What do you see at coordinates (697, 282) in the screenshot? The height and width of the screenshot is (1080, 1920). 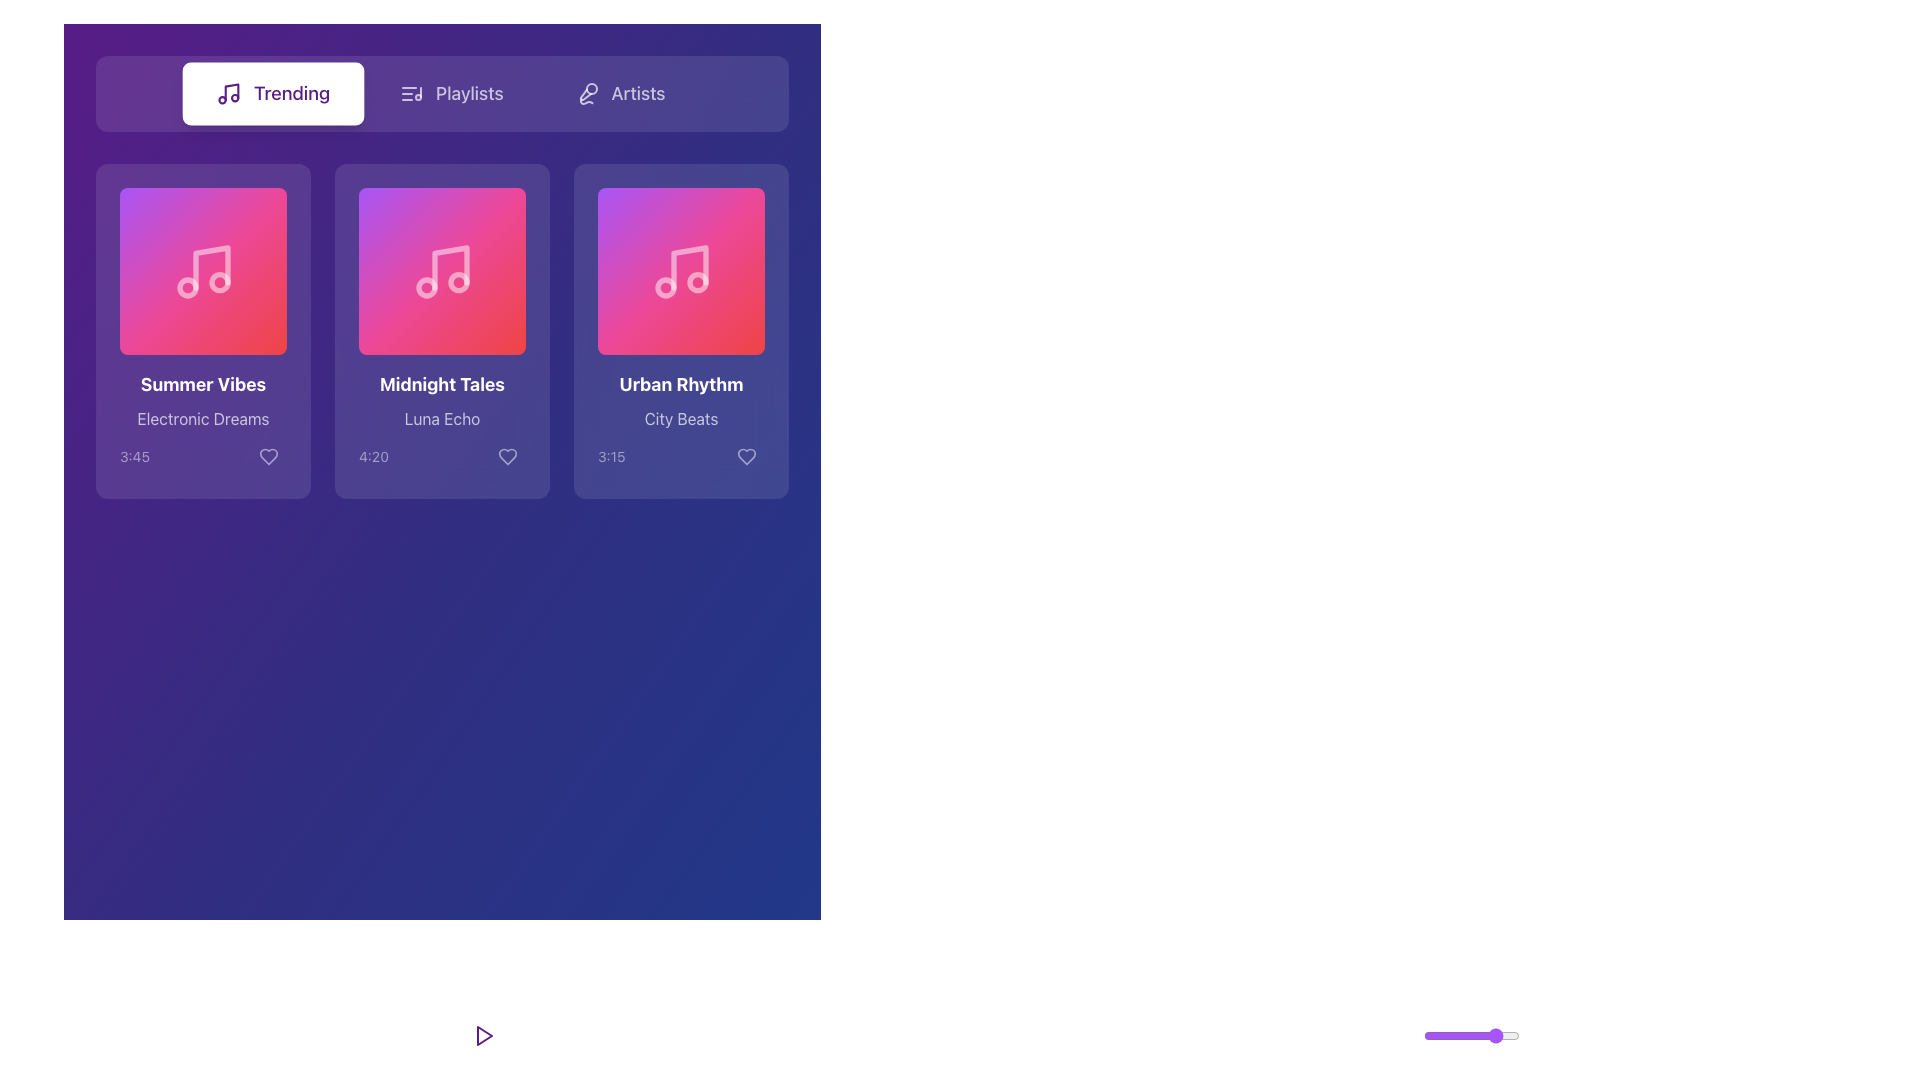 I see `the second circular shape with a white border and consistent color located near the top right section of the musical note icon in the 'Urban Rhythm' card` at bounding box center [697, 282].